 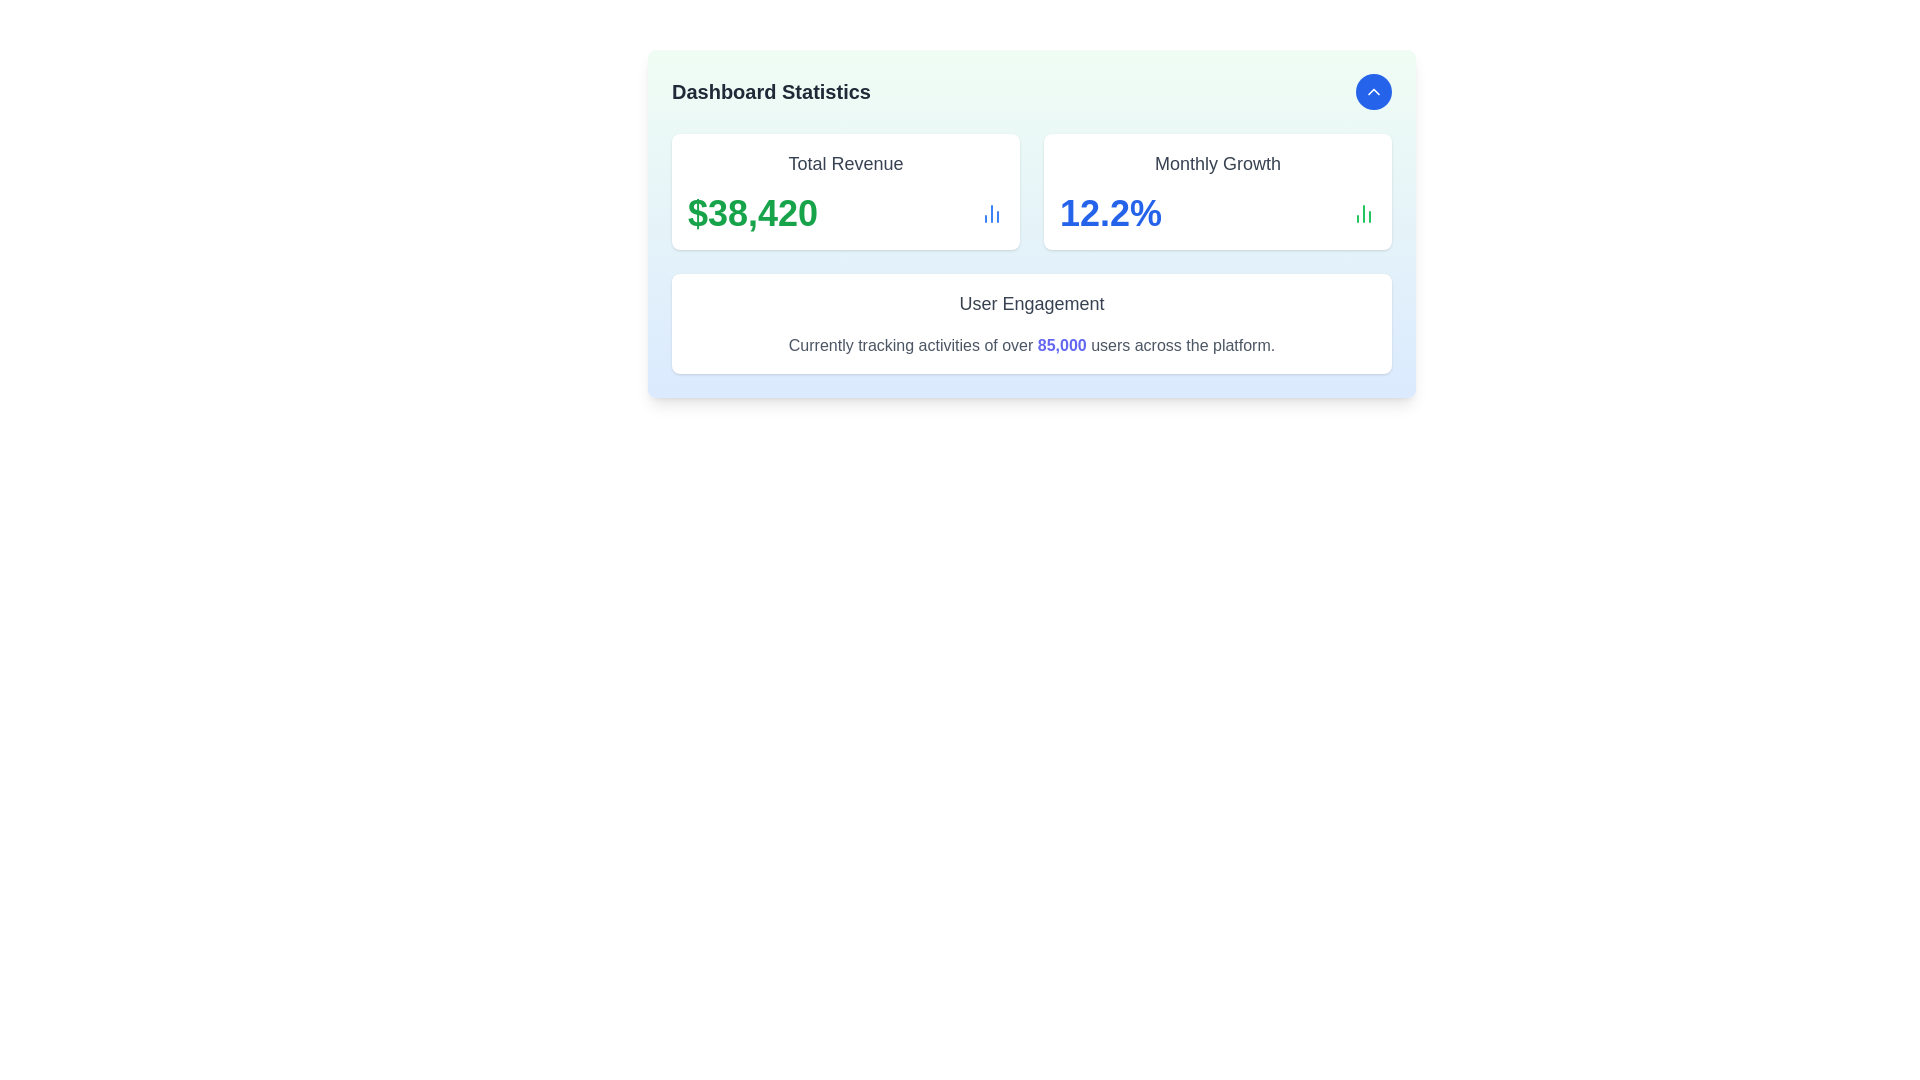 What do you see at coordinates (1061, 344) in the screenshot?
I see `the text element displaying '85,000' in bold indigo color, located in the 'User Engagement' section of the dashboard` at bounding box center [1061, 344].